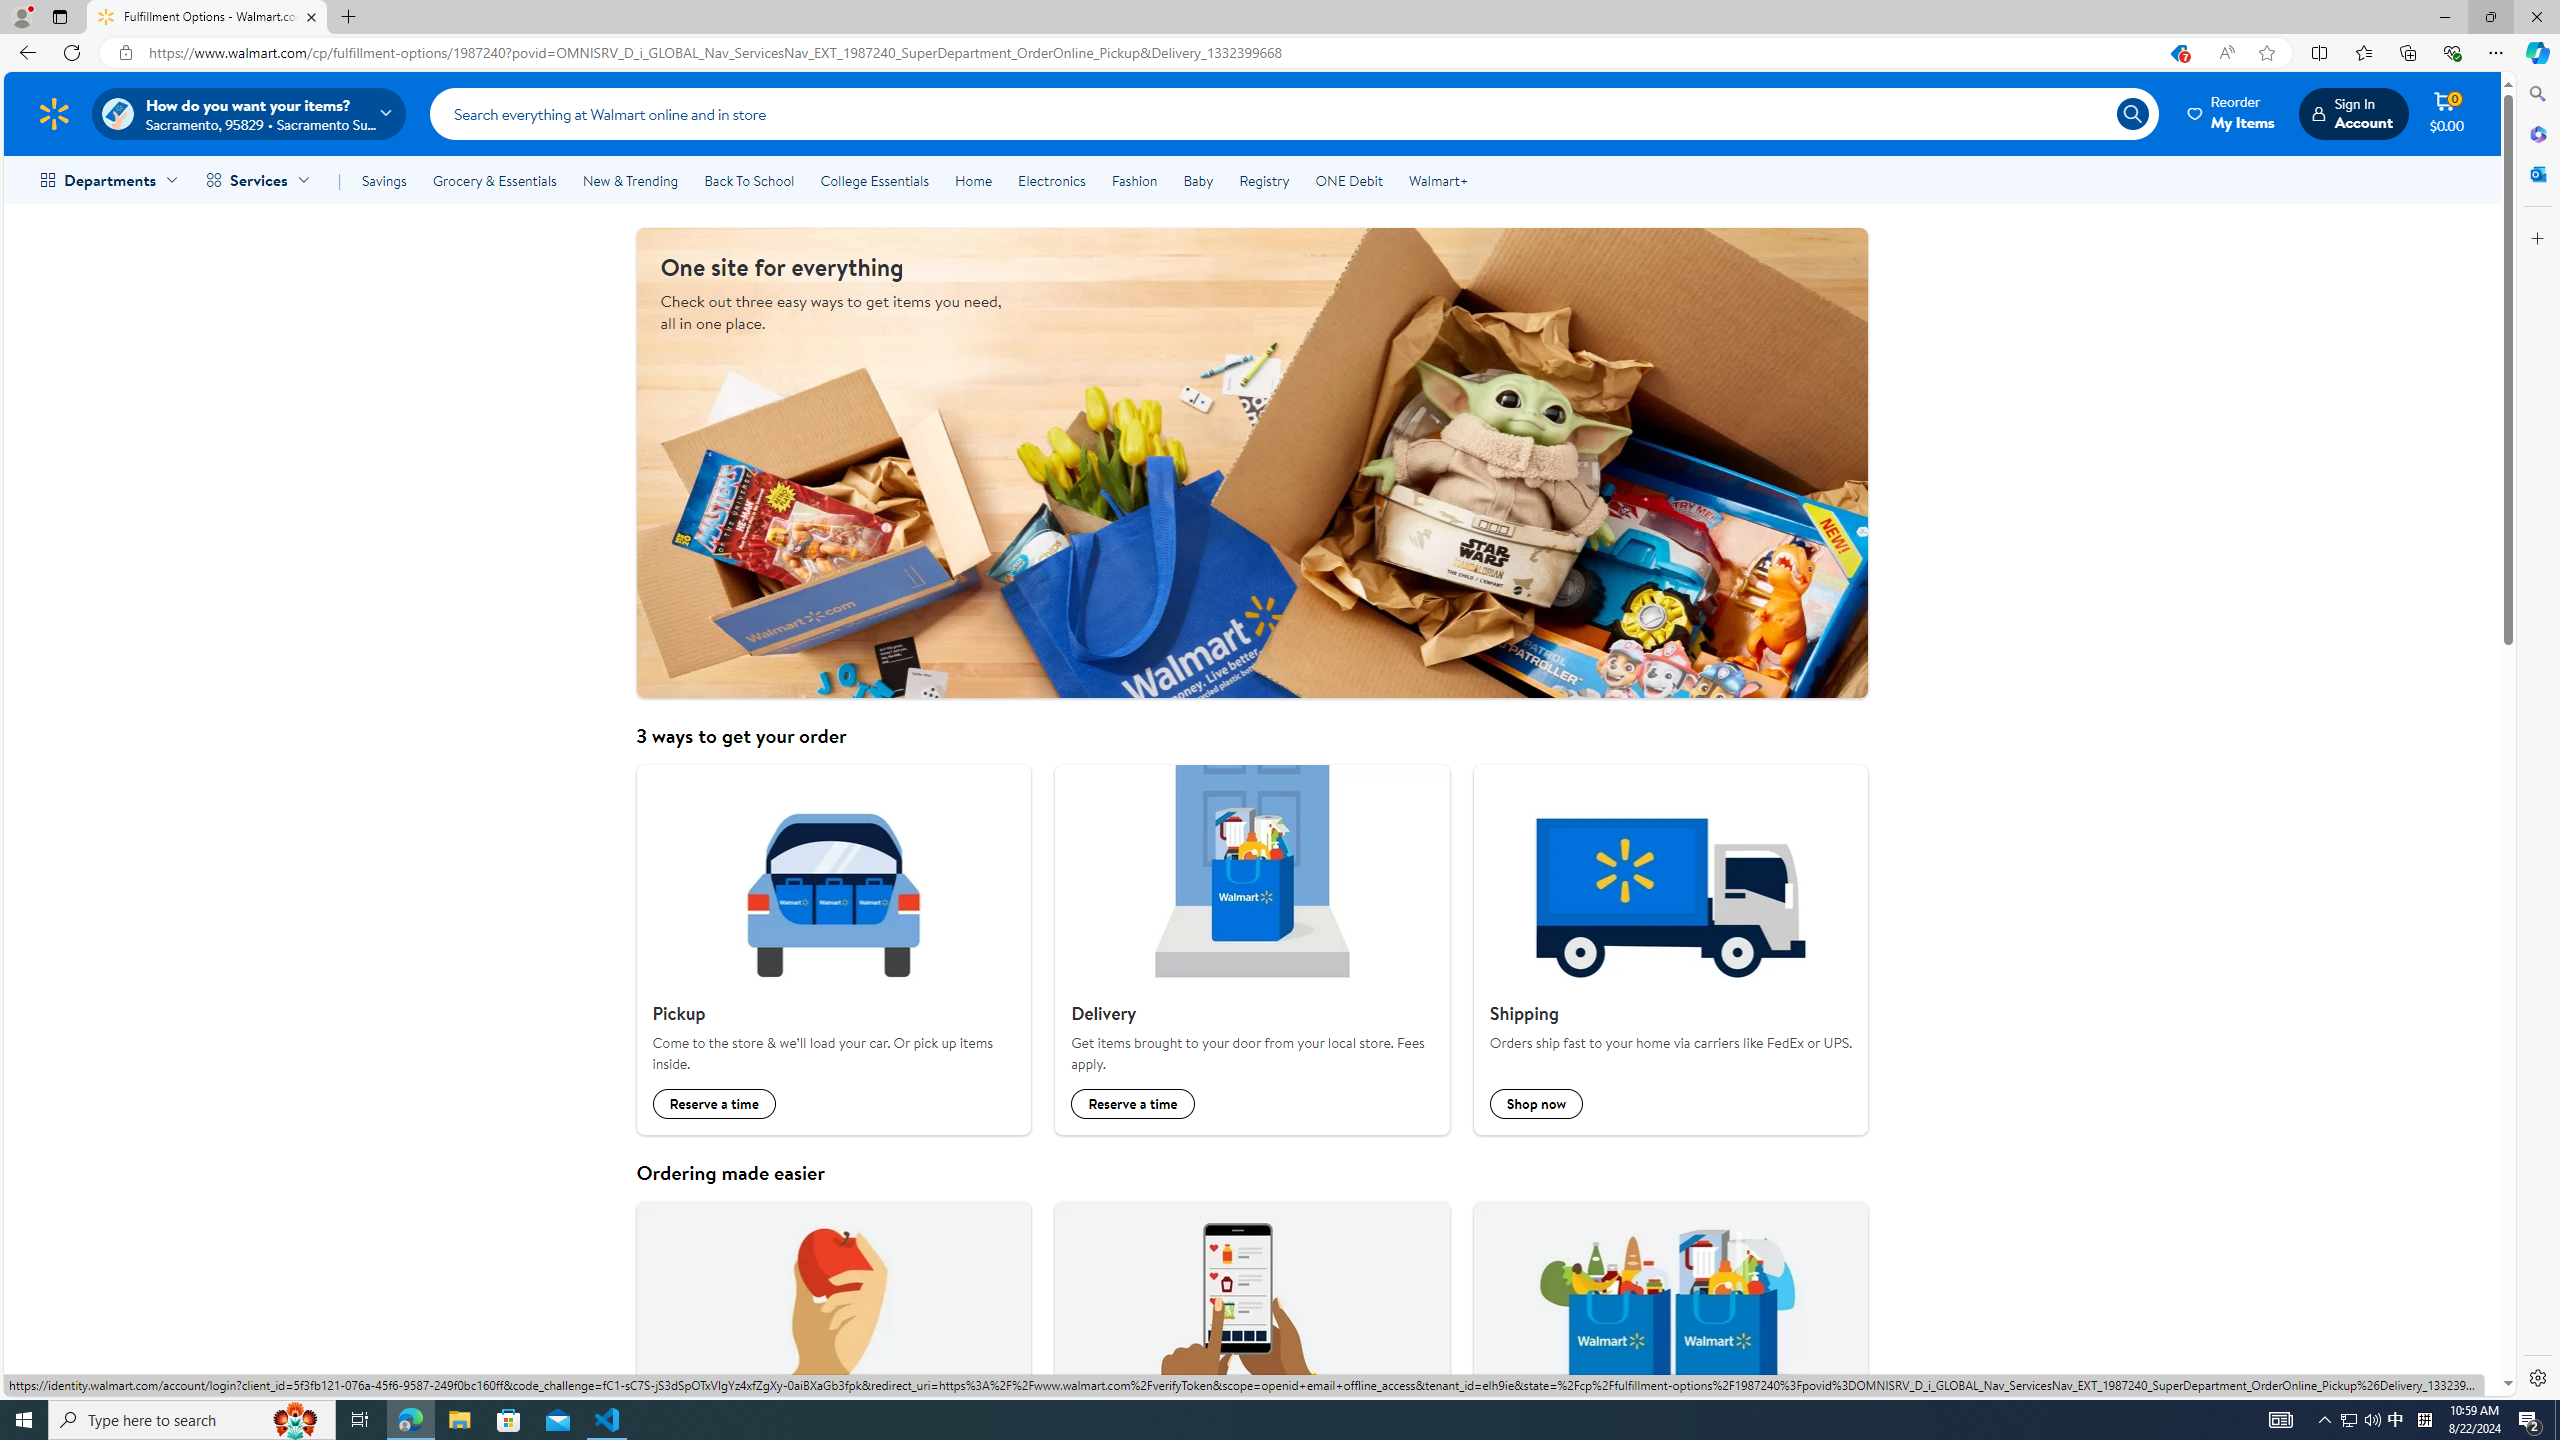 This screenshot has width=2560, height=1440. Describe the element at coordinates (383, 180) in the screenshot. I see `'Savings'` at that location.